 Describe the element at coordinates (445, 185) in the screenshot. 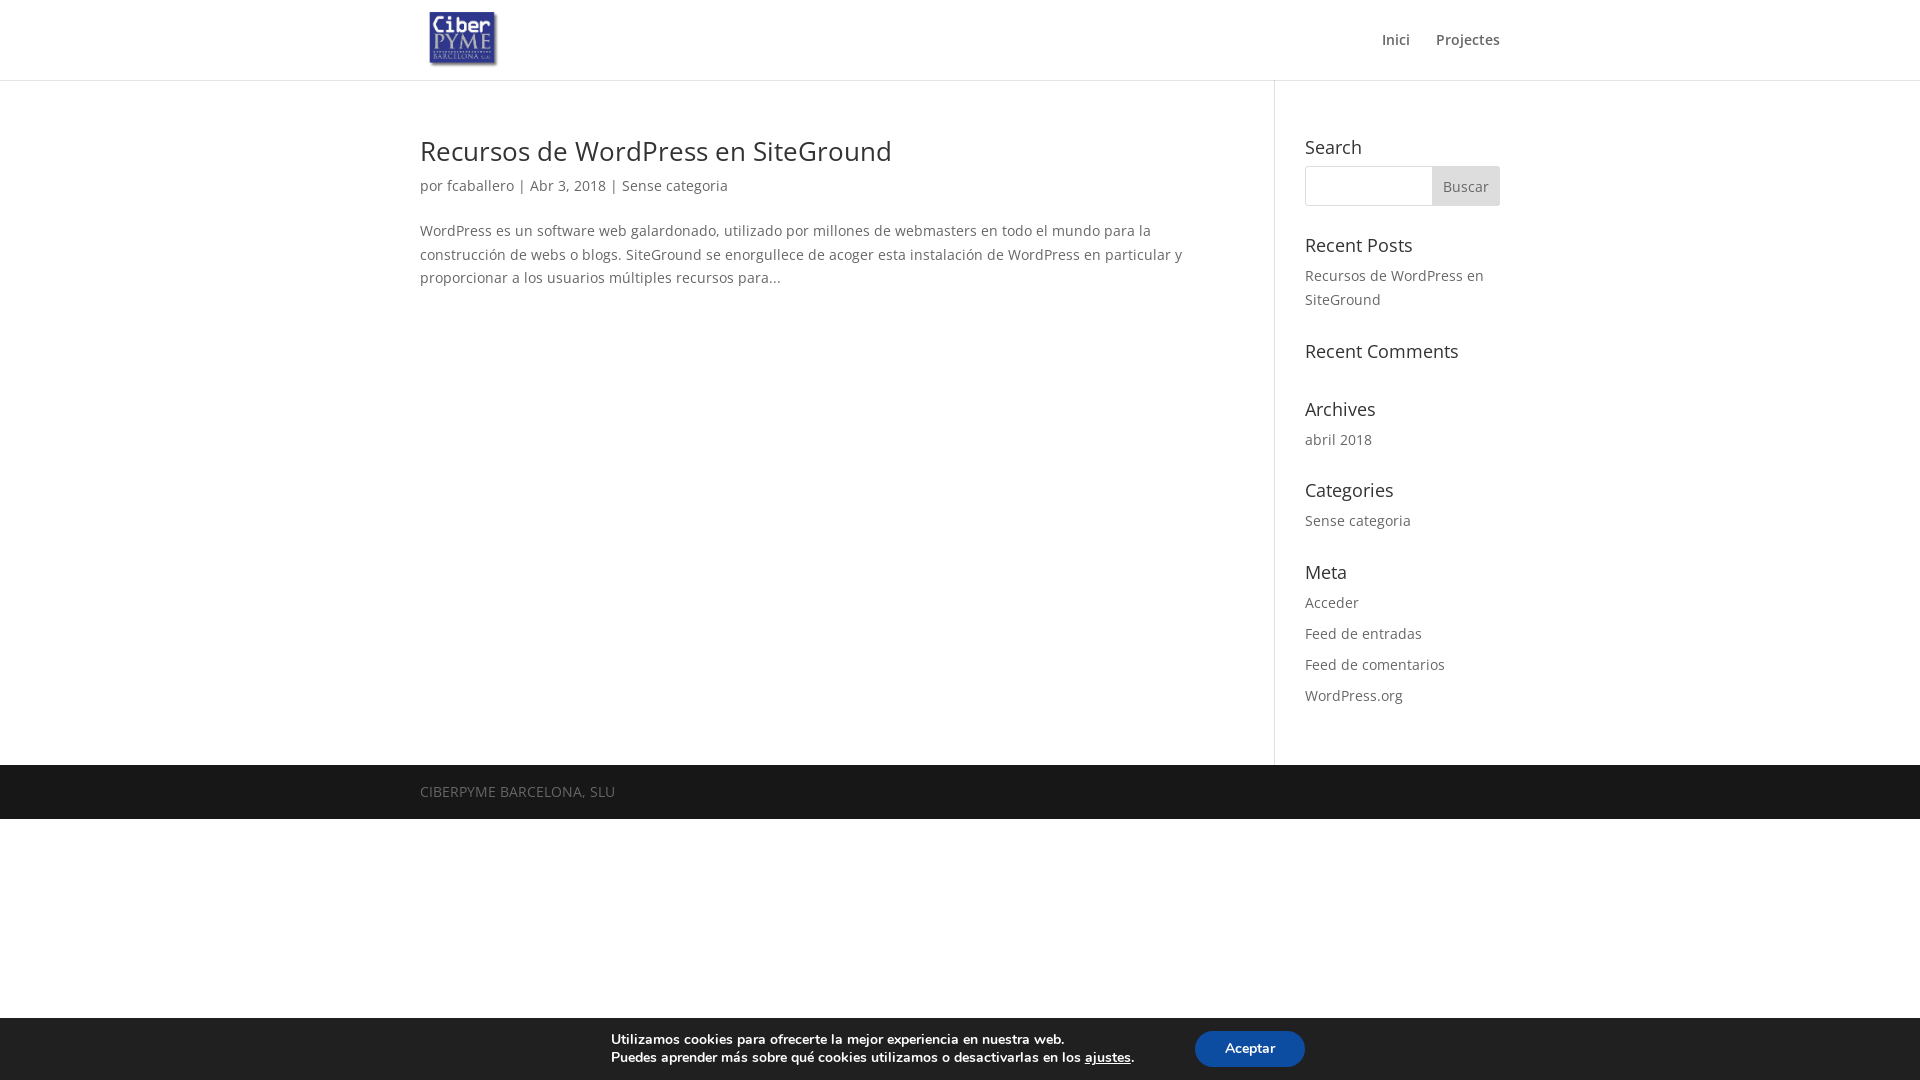

I see `'fcaballero'` at that location.